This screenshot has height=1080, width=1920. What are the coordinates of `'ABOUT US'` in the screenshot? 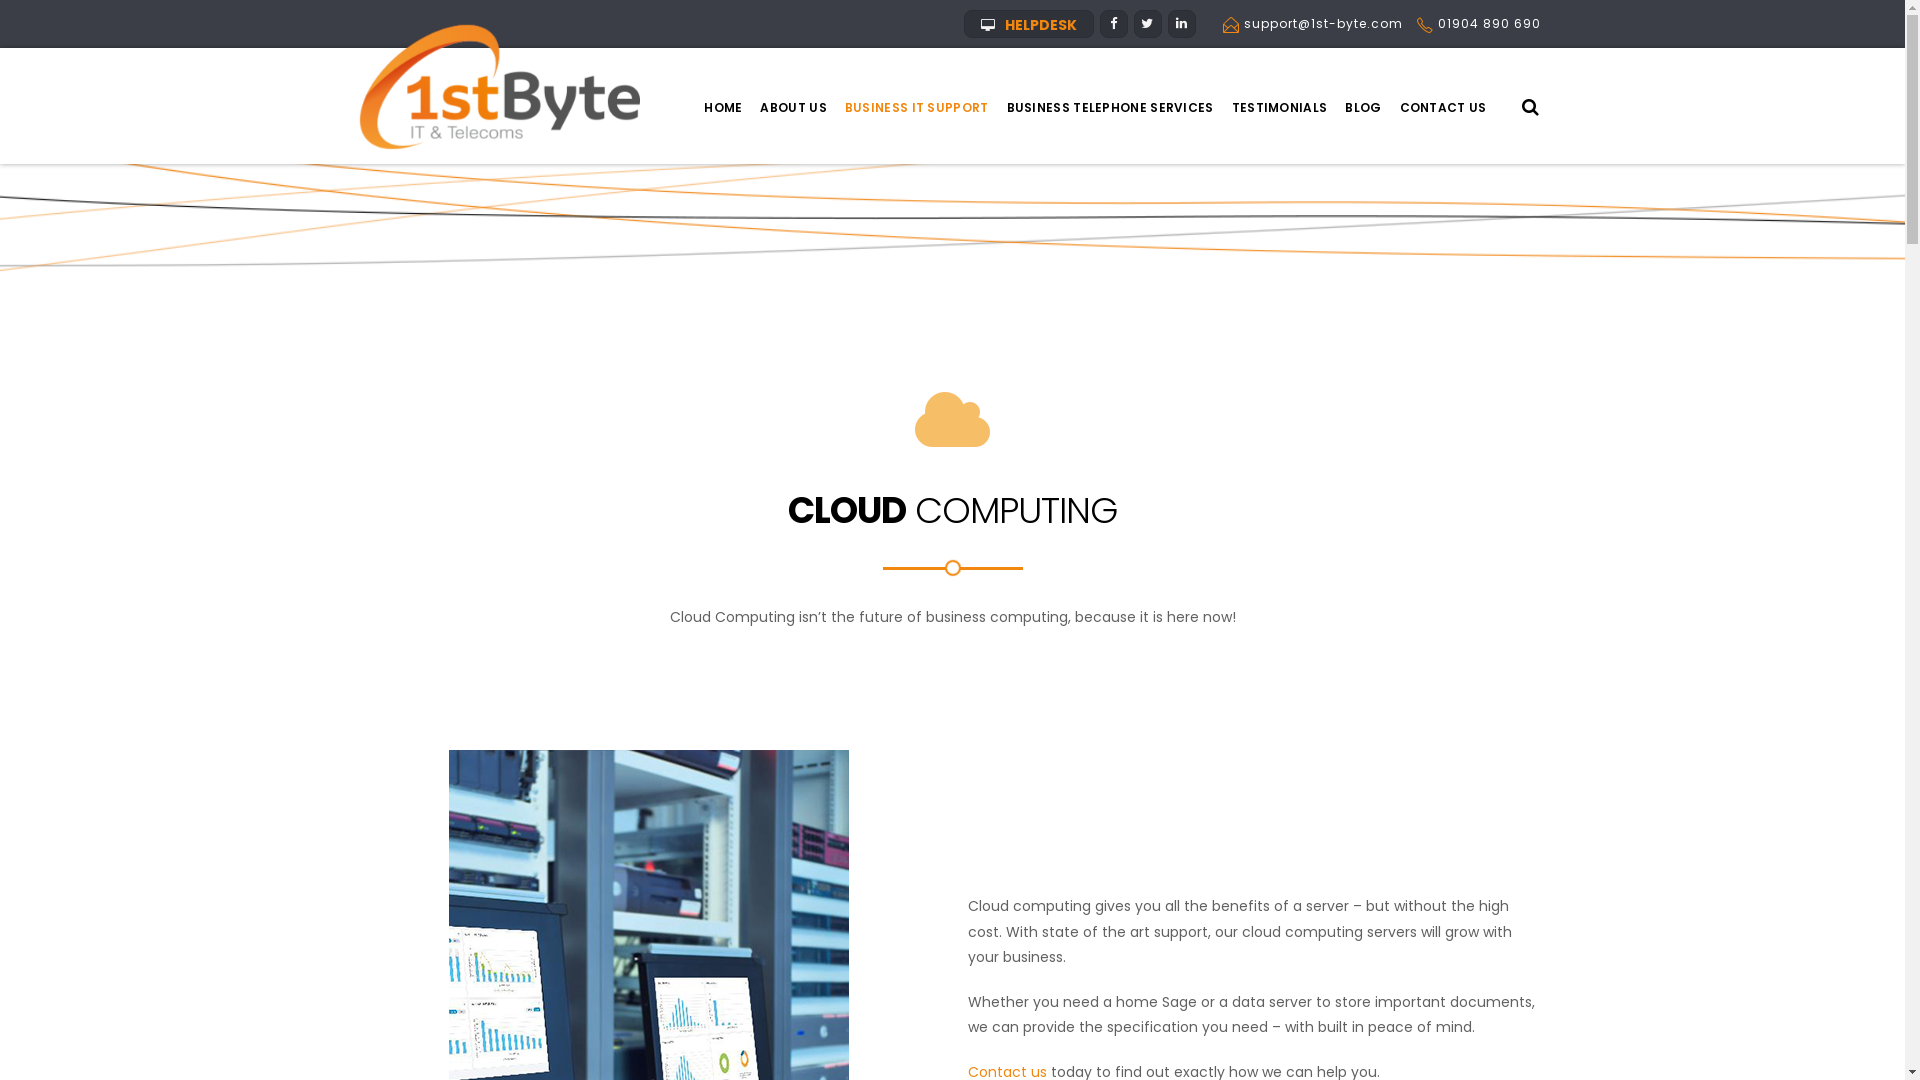 It's located at (791, 108).